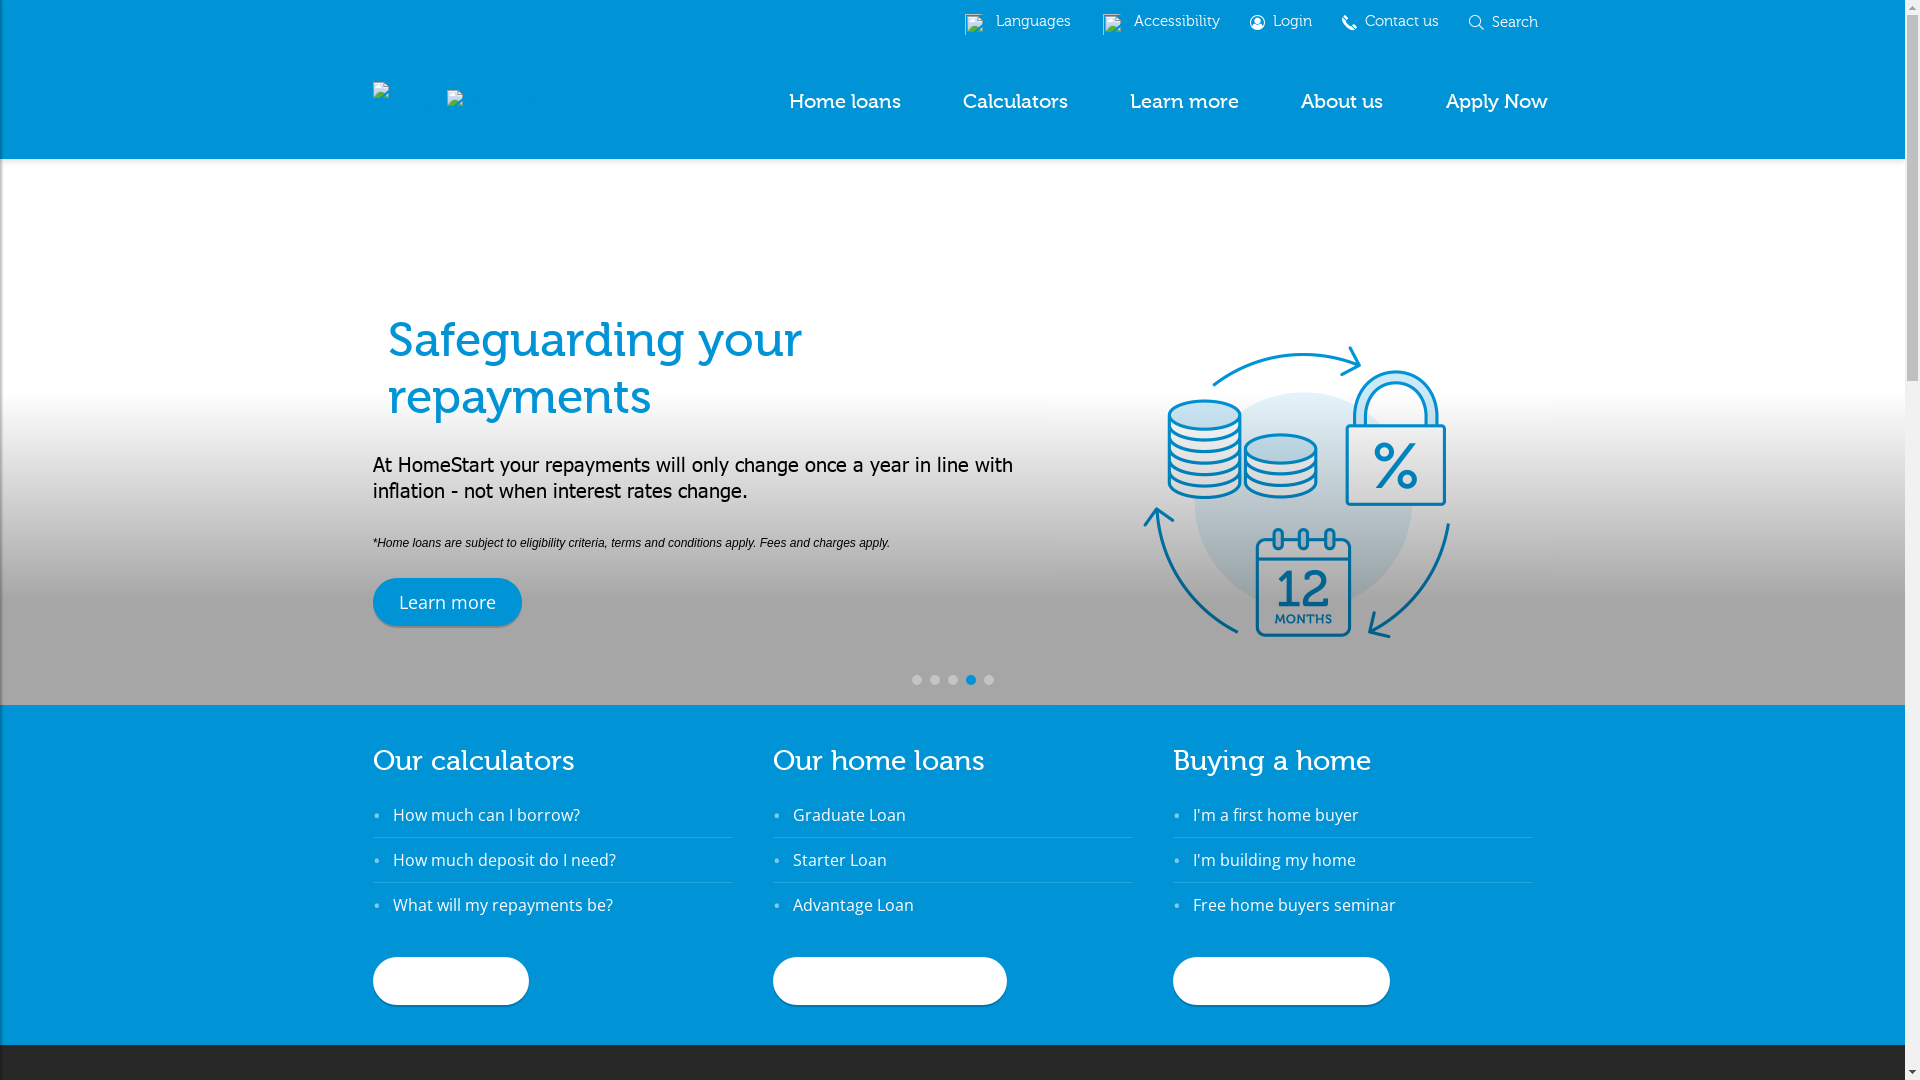 Image resolution: width=1920 pixels, height=1080 pixels. Describe the element at coordinates (915, 678) in the screenshot. I see `'1'` at that location.